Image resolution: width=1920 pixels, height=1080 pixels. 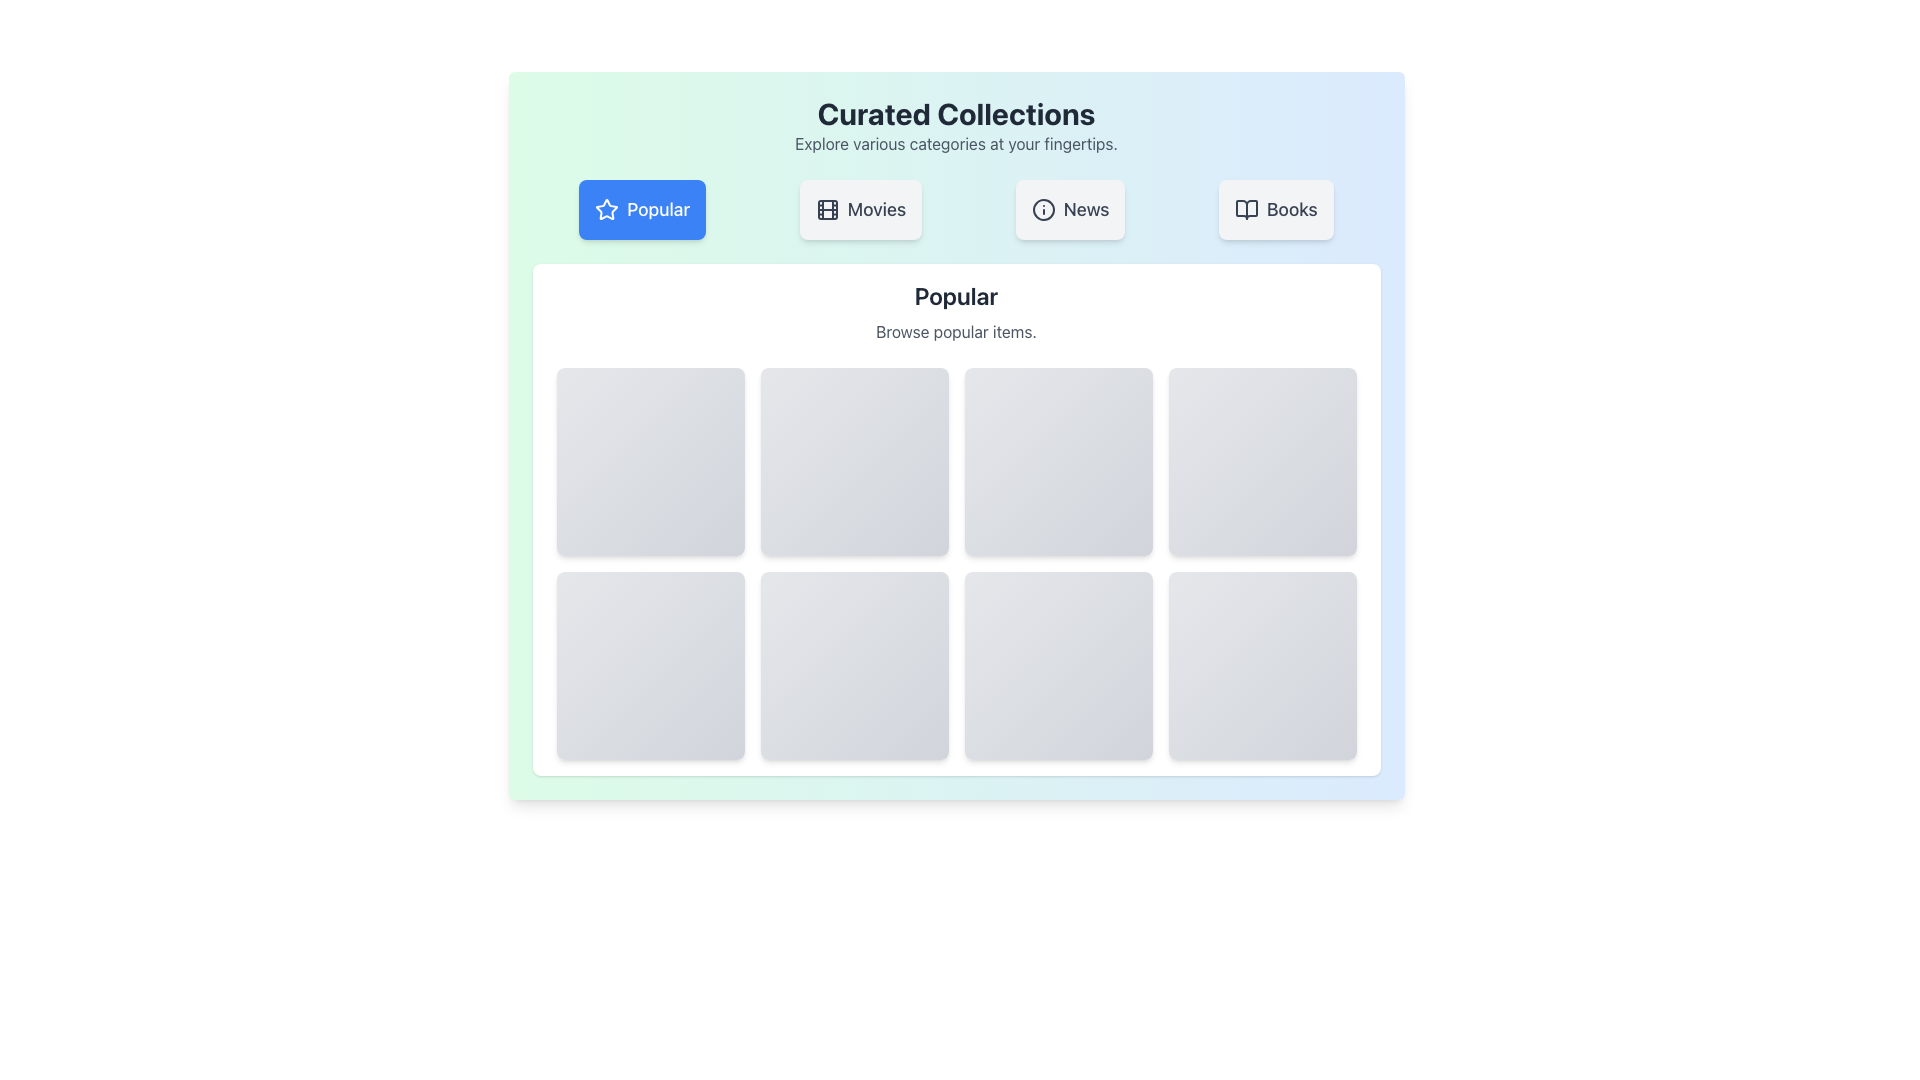 What do you see at coordinates (827, 209) in the screenshot?
I see `the graphical rectangle part of the SVG icon that symbolizes multimedia content, located near the 'Popular' button at the top of the page` at bounding box center [827, 209].